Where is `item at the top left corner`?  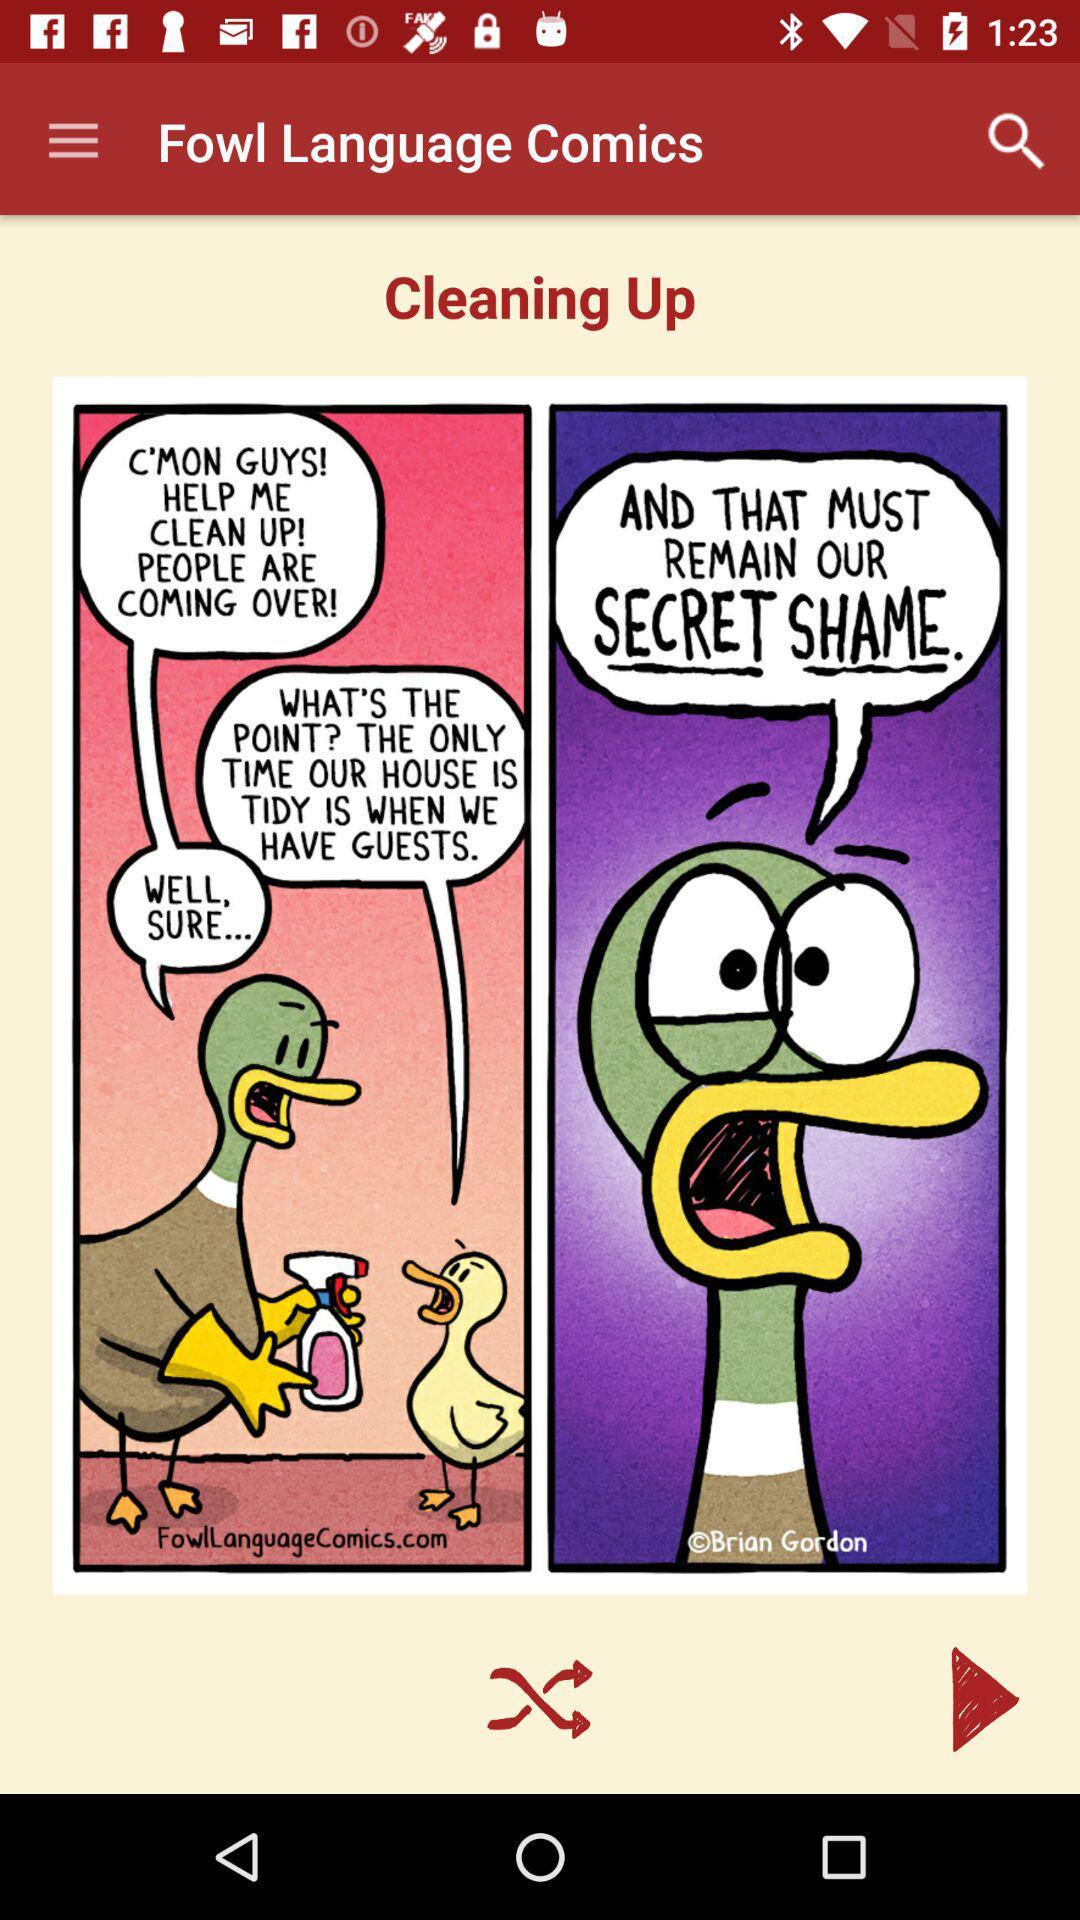 item at the top left corner is located at coordinates (72, 140).